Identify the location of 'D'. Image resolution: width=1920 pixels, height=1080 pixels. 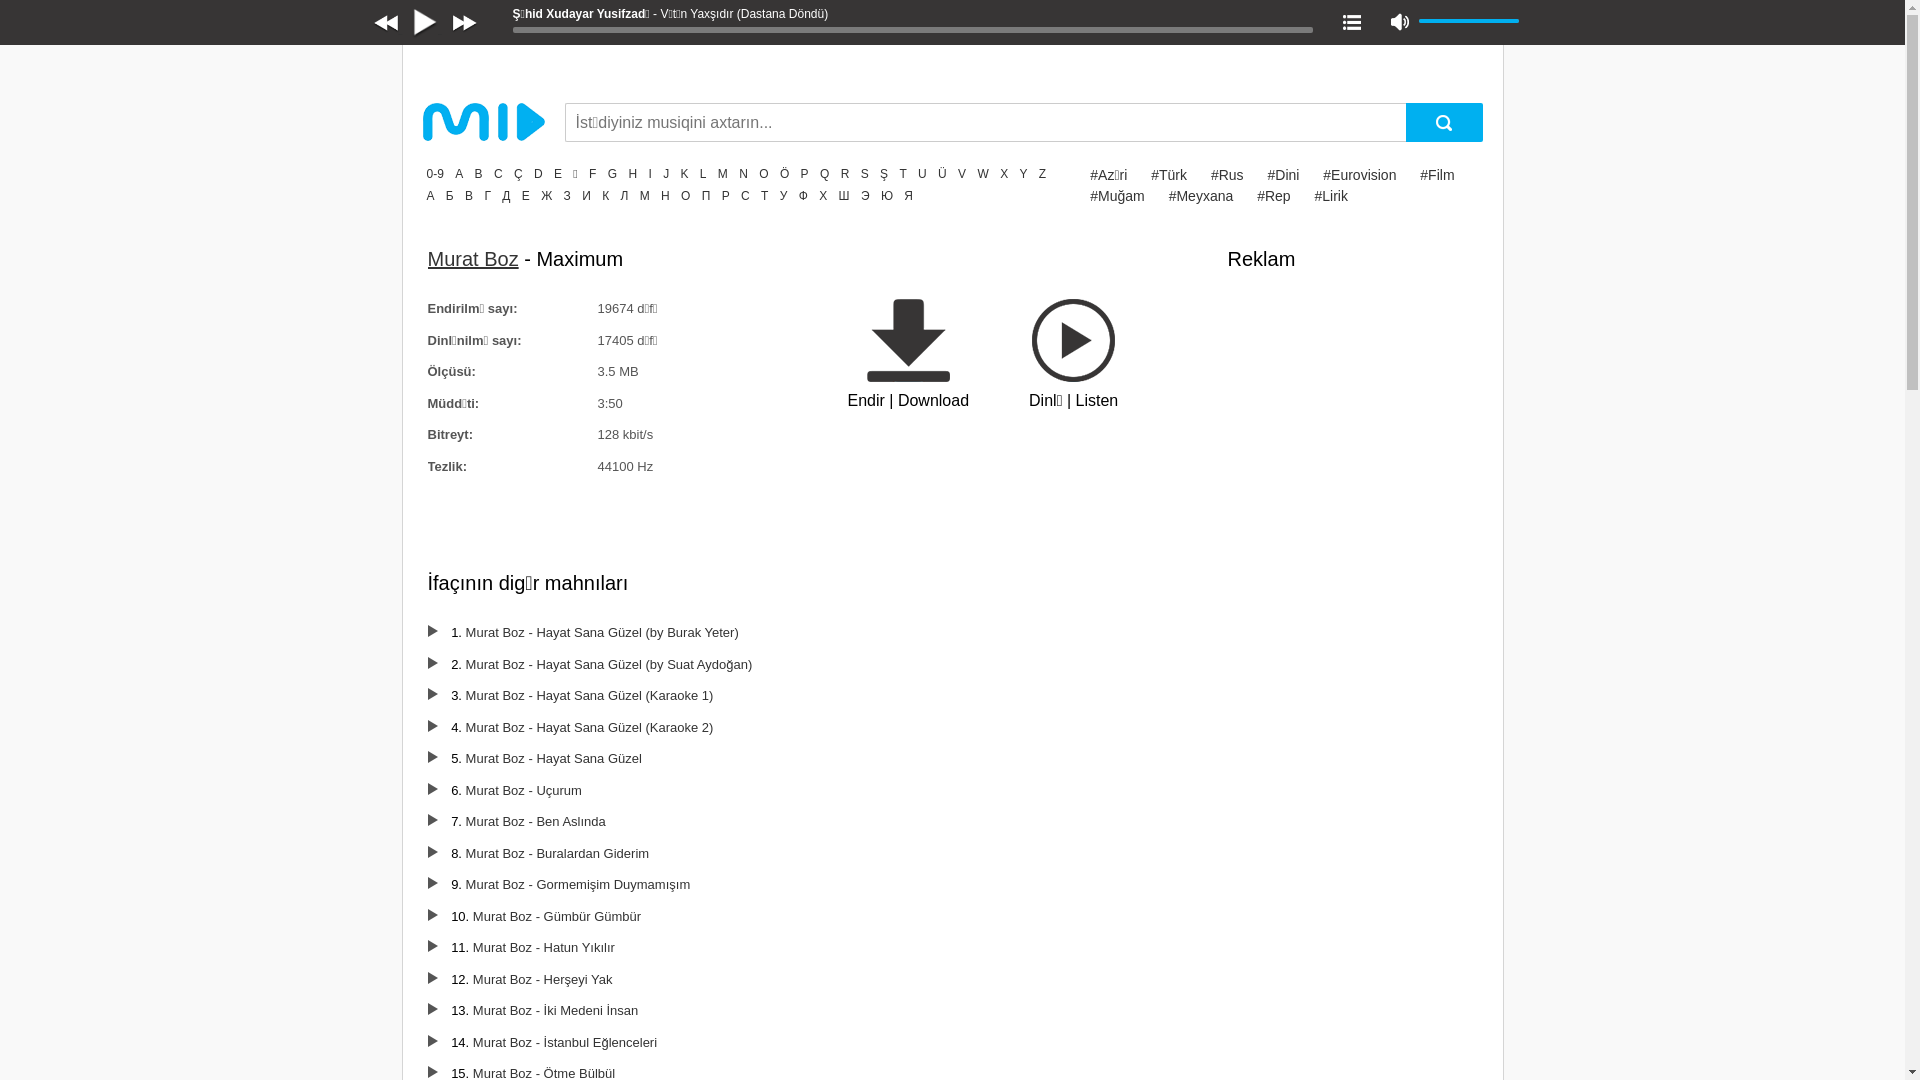
(538, 172).